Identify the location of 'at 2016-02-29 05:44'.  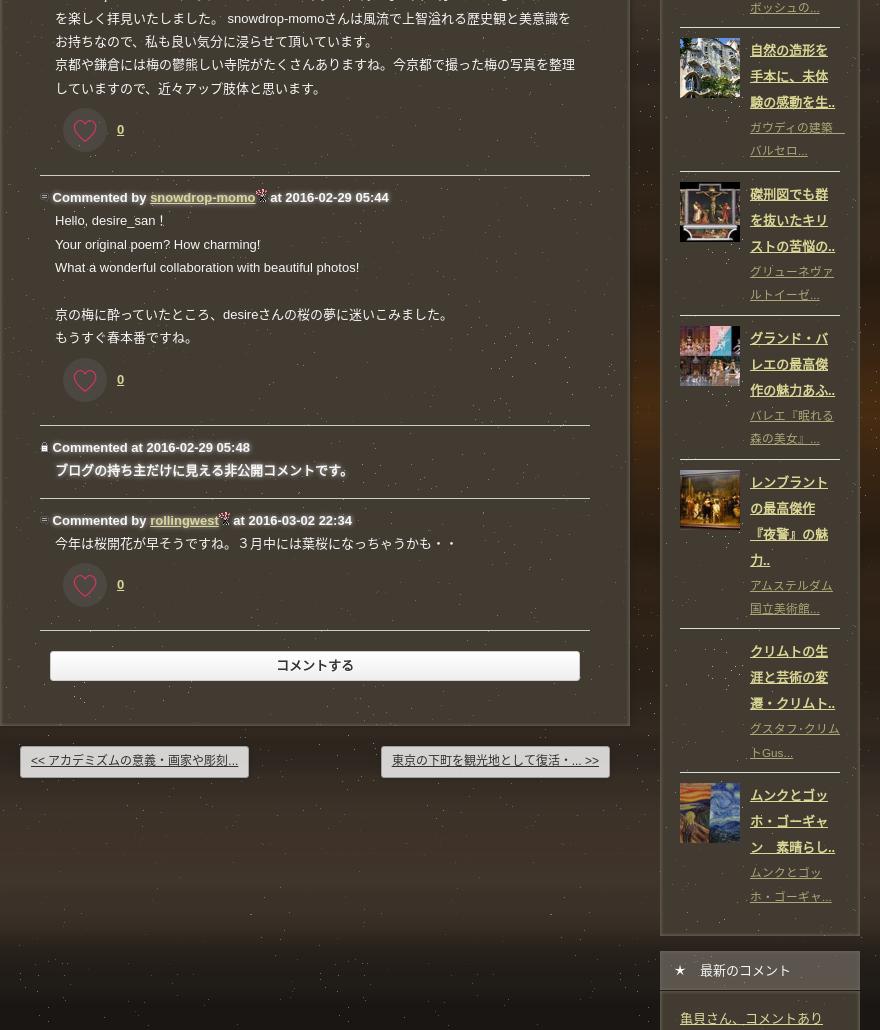
(326, 197).